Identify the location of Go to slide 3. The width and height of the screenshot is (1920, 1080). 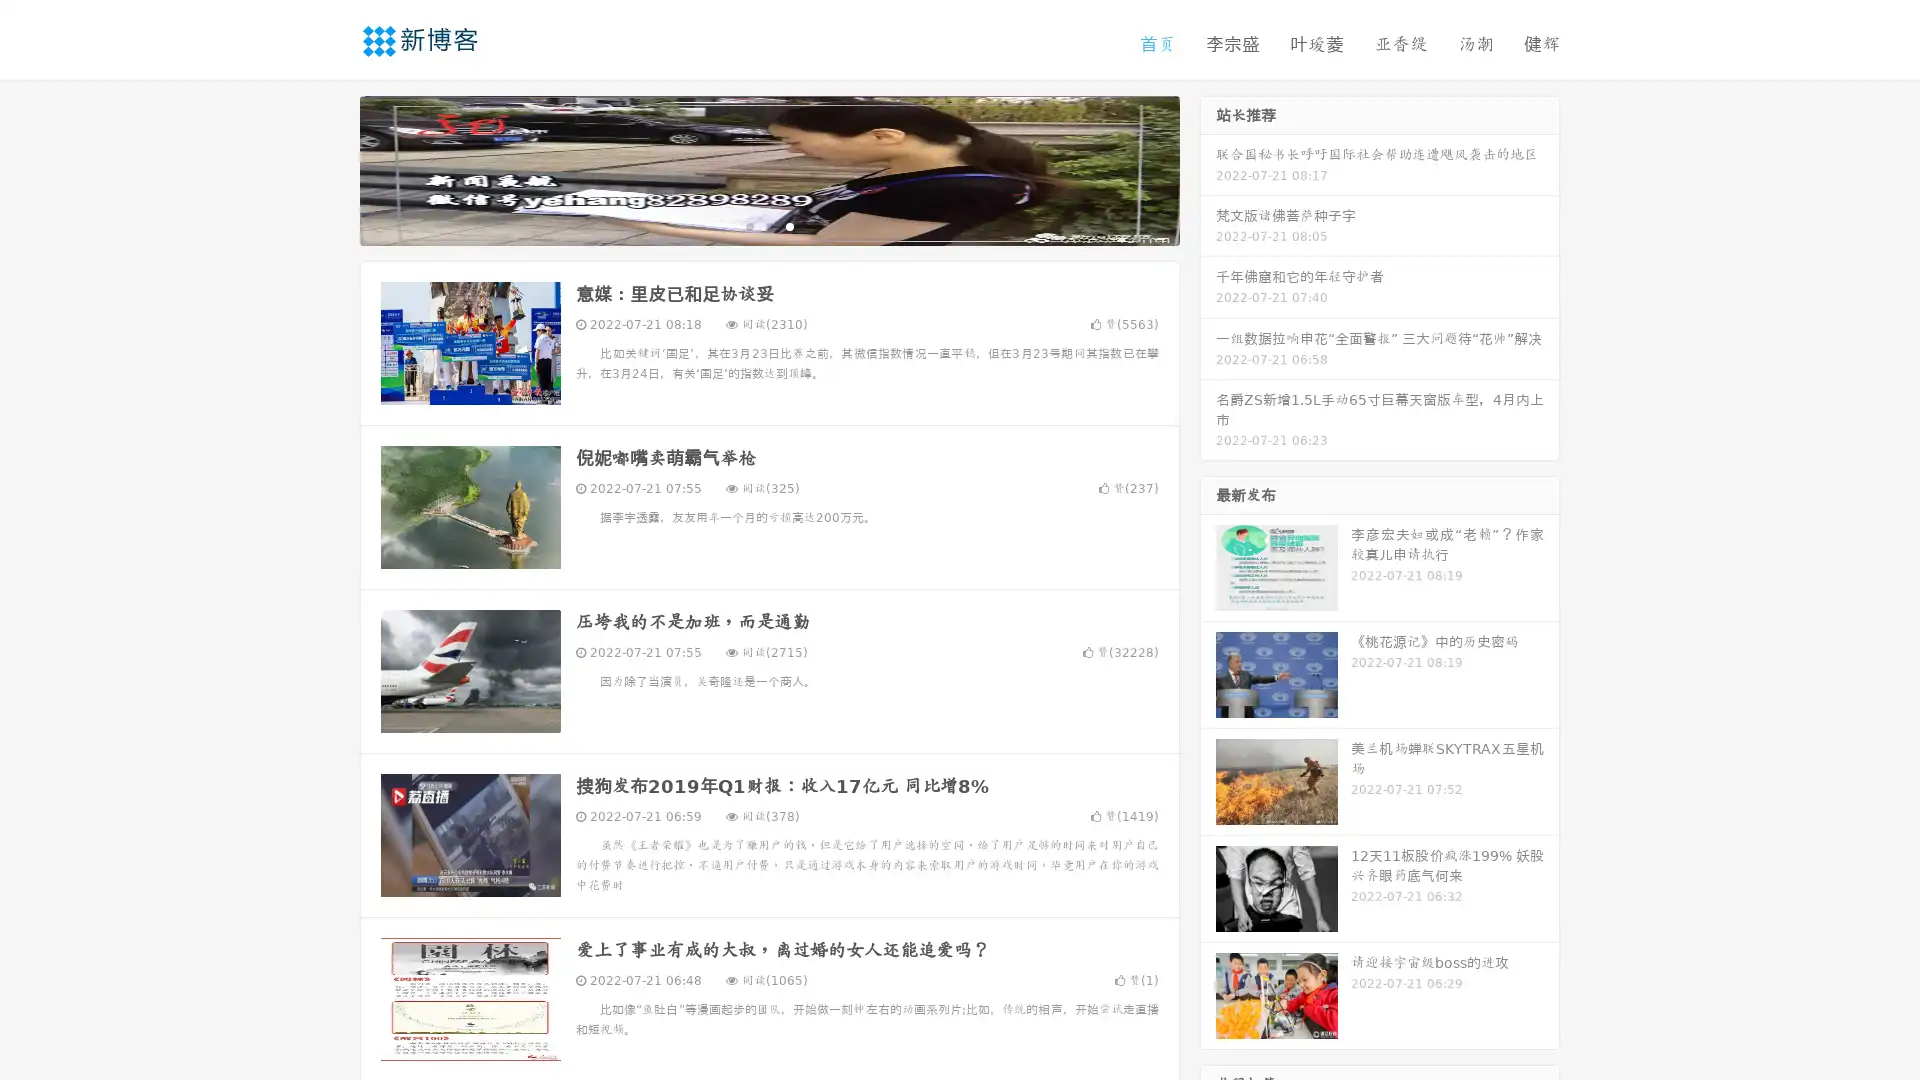
(789, 225).